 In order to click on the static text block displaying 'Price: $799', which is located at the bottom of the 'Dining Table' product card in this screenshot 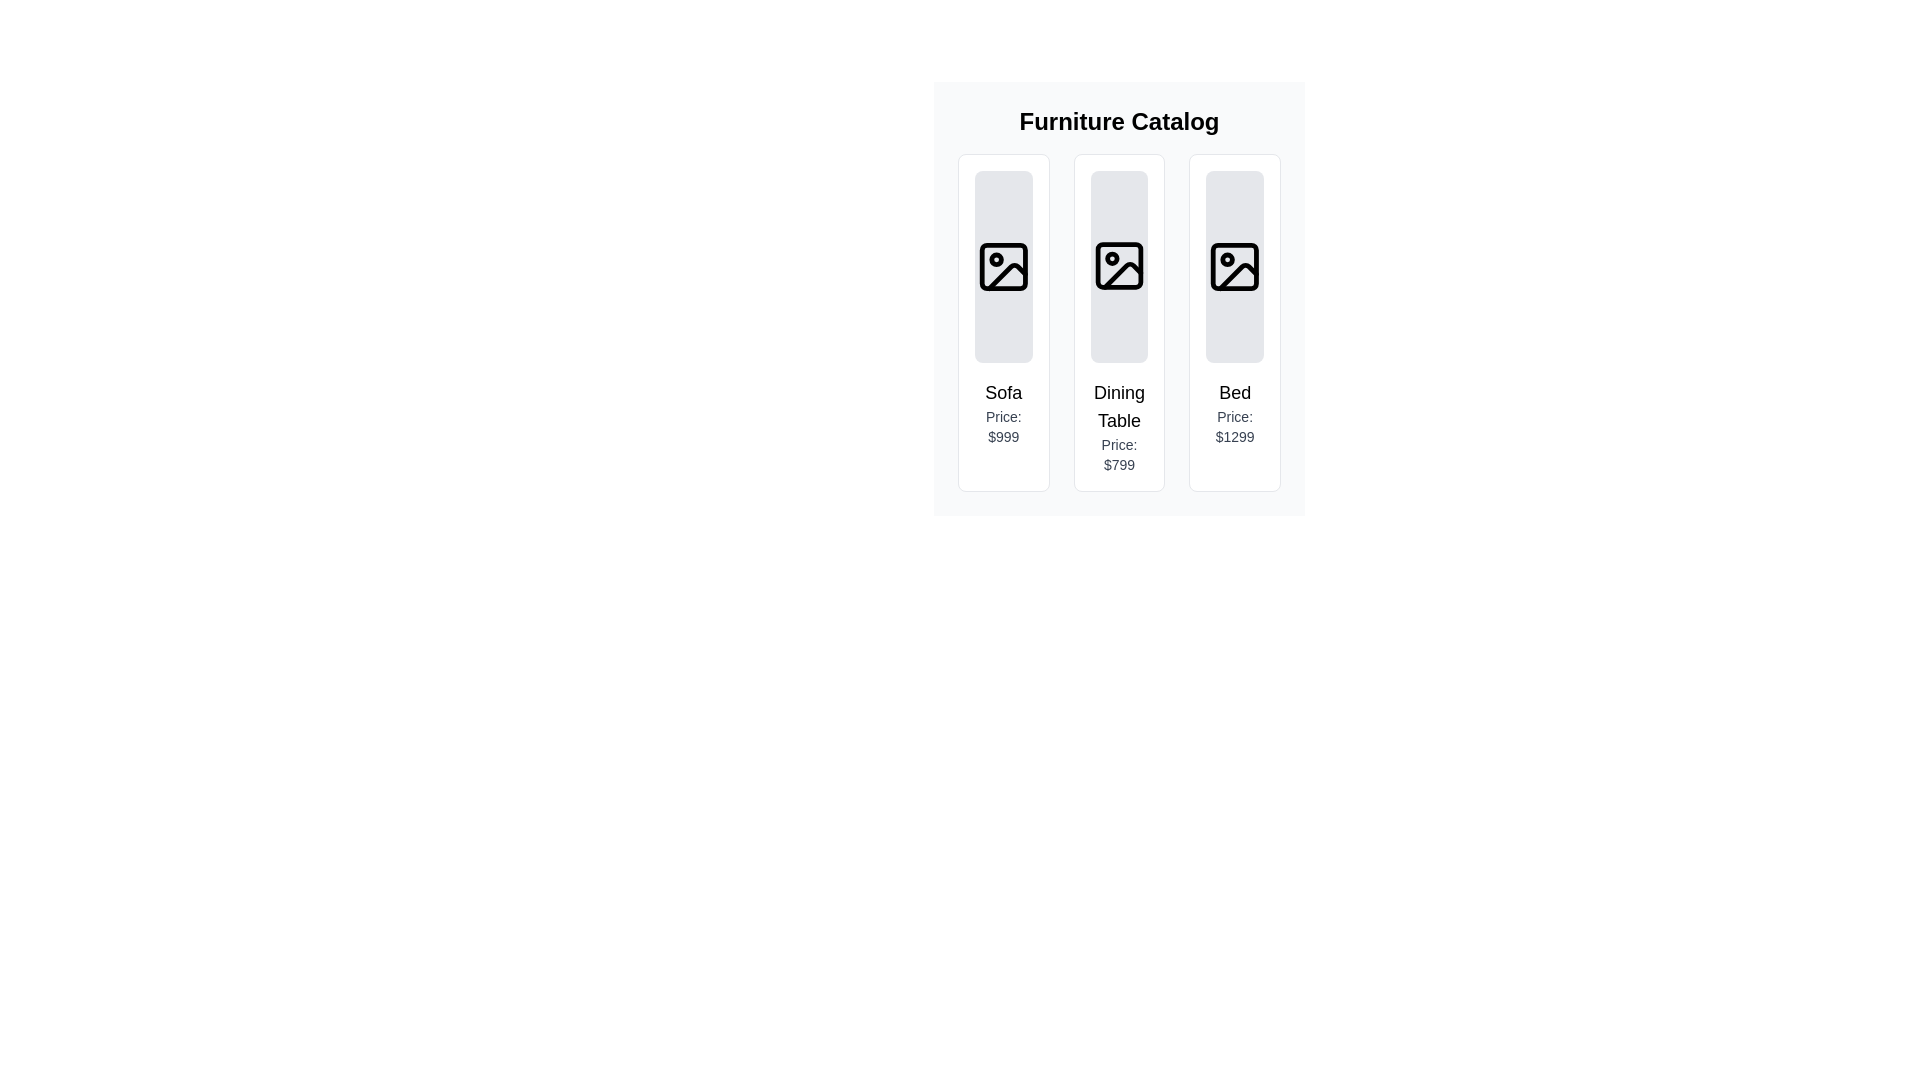, I will do `click(1118, 455)`.